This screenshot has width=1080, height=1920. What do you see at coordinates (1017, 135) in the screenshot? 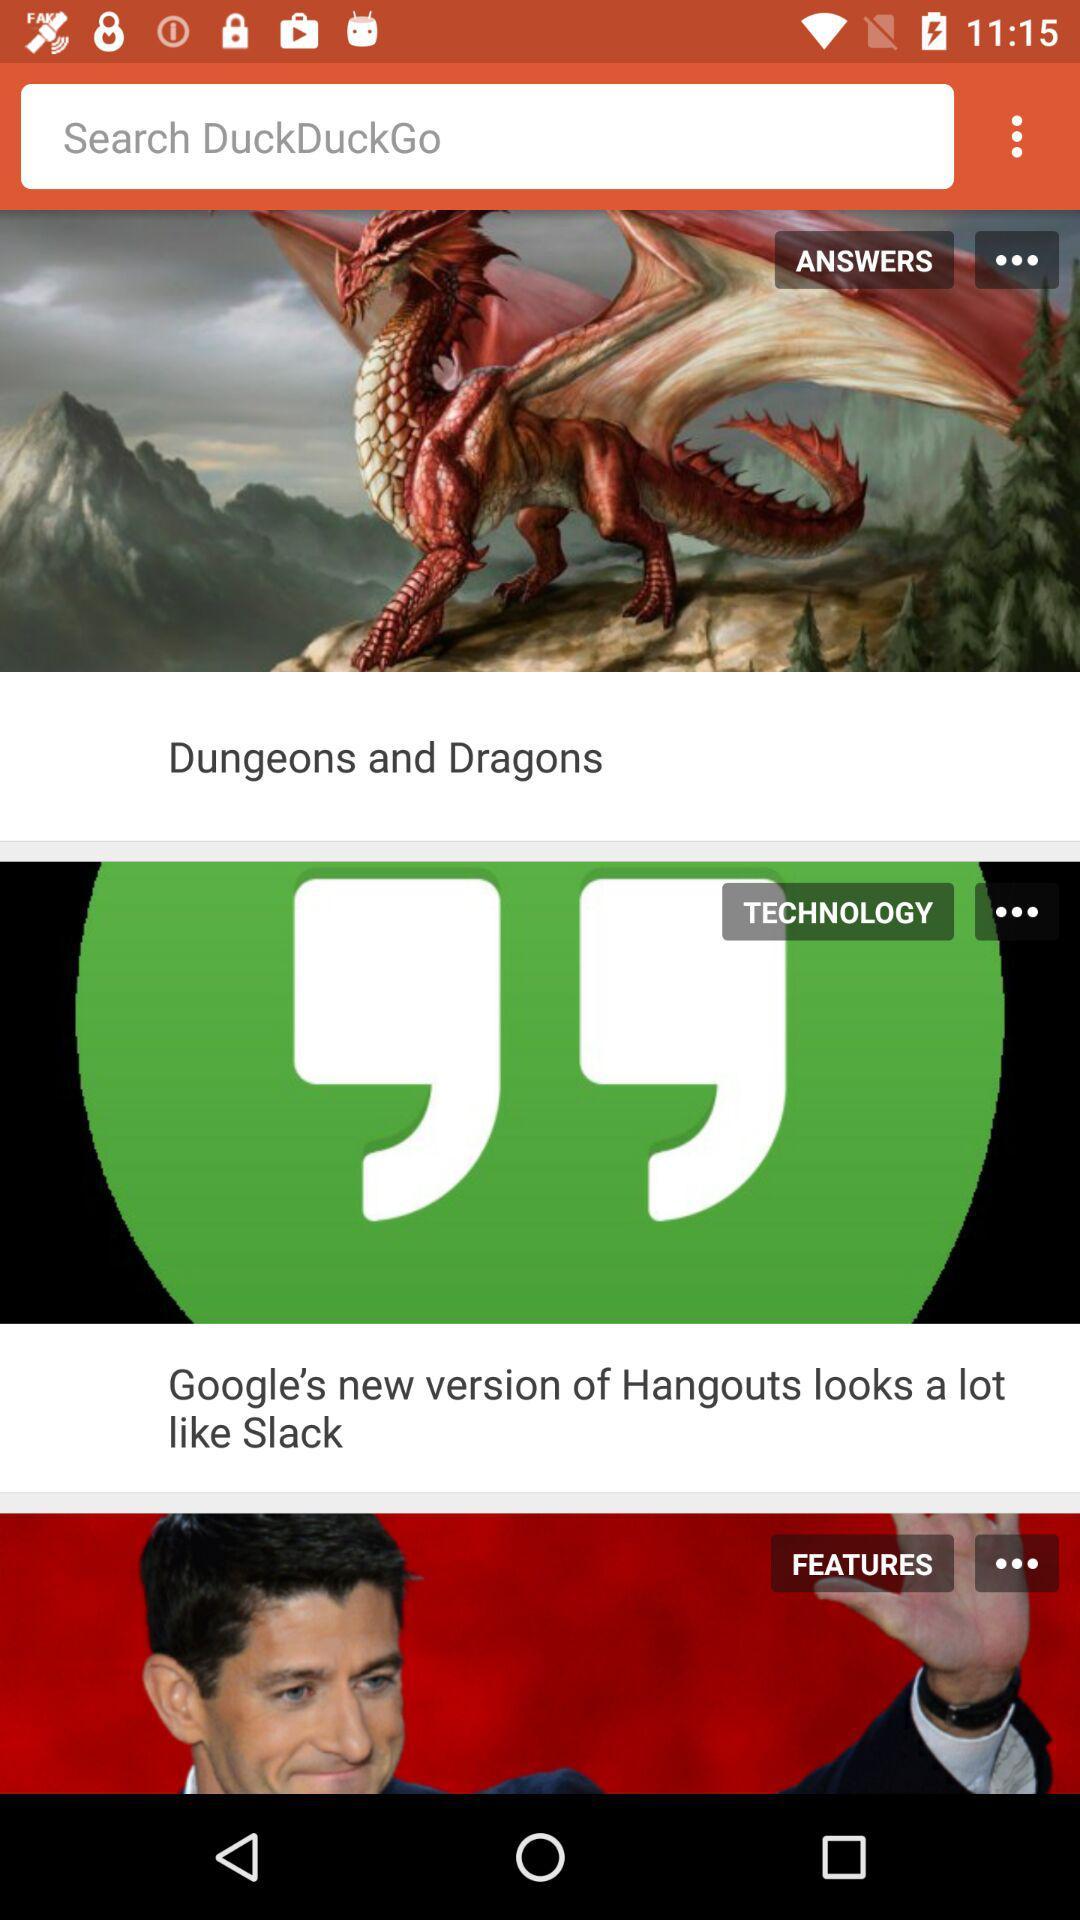
I see `other options` at bounding box center [1017, 135].